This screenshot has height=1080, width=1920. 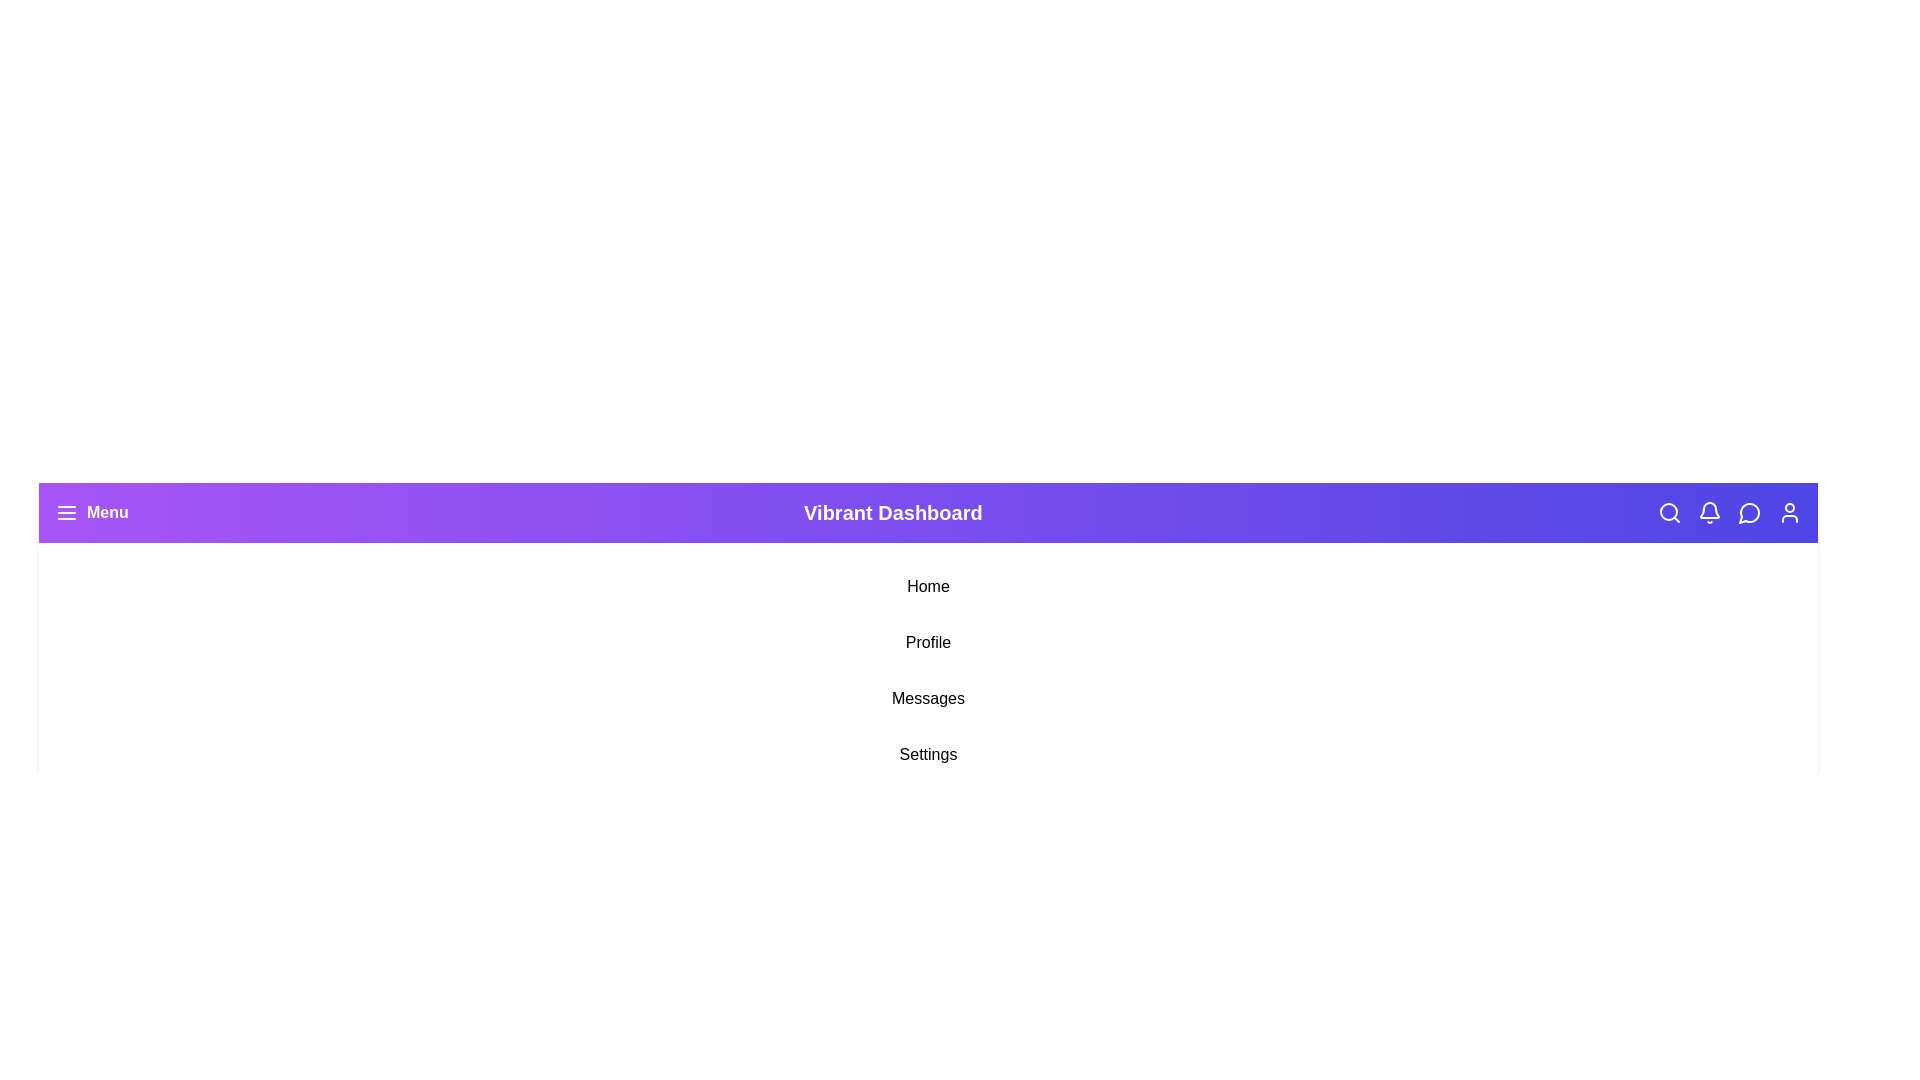 I want to click on the Messages icon in the navigation bar, so click(x=1749, y=512).